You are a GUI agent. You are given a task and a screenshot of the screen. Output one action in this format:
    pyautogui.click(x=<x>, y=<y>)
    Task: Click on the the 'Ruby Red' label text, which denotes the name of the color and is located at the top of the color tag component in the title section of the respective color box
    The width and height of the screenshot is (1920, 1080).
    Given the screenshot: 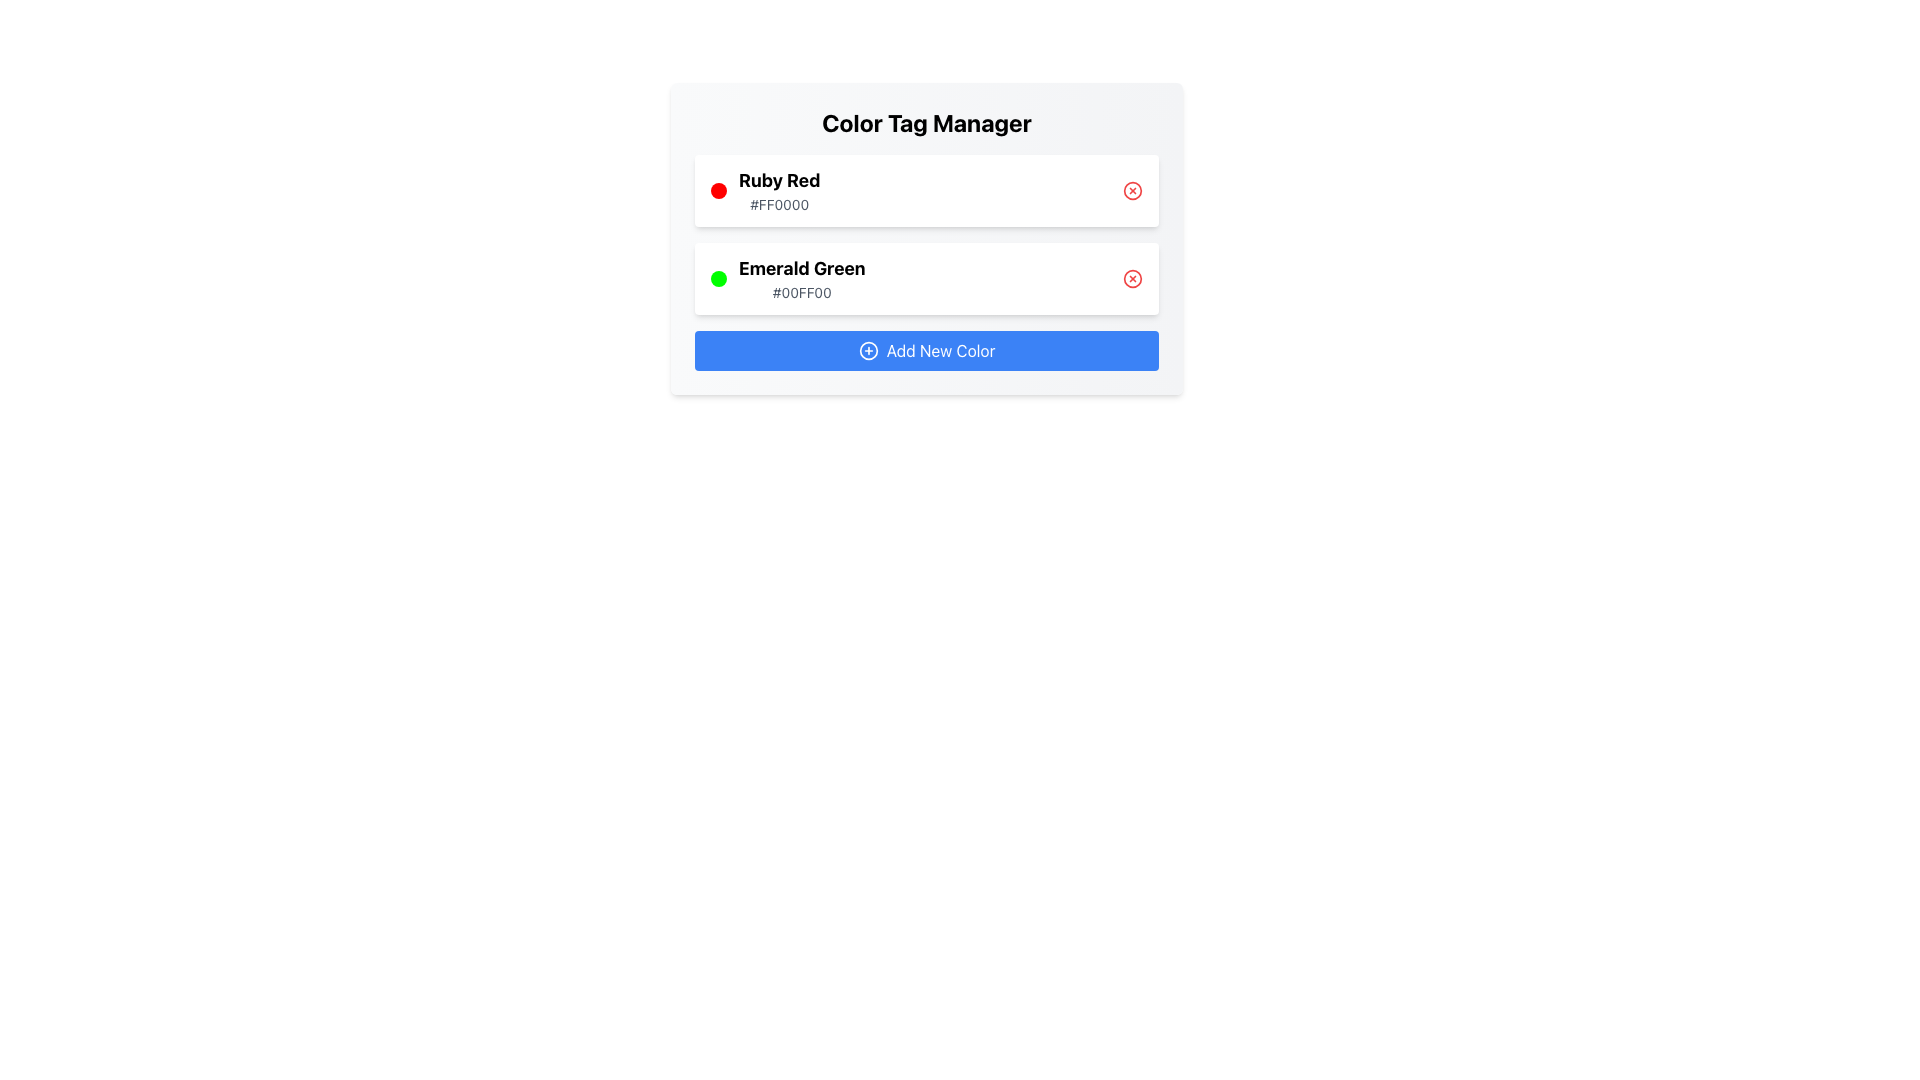 What is the action you would take?
    pyautogui.click(x=778, y=181)
    